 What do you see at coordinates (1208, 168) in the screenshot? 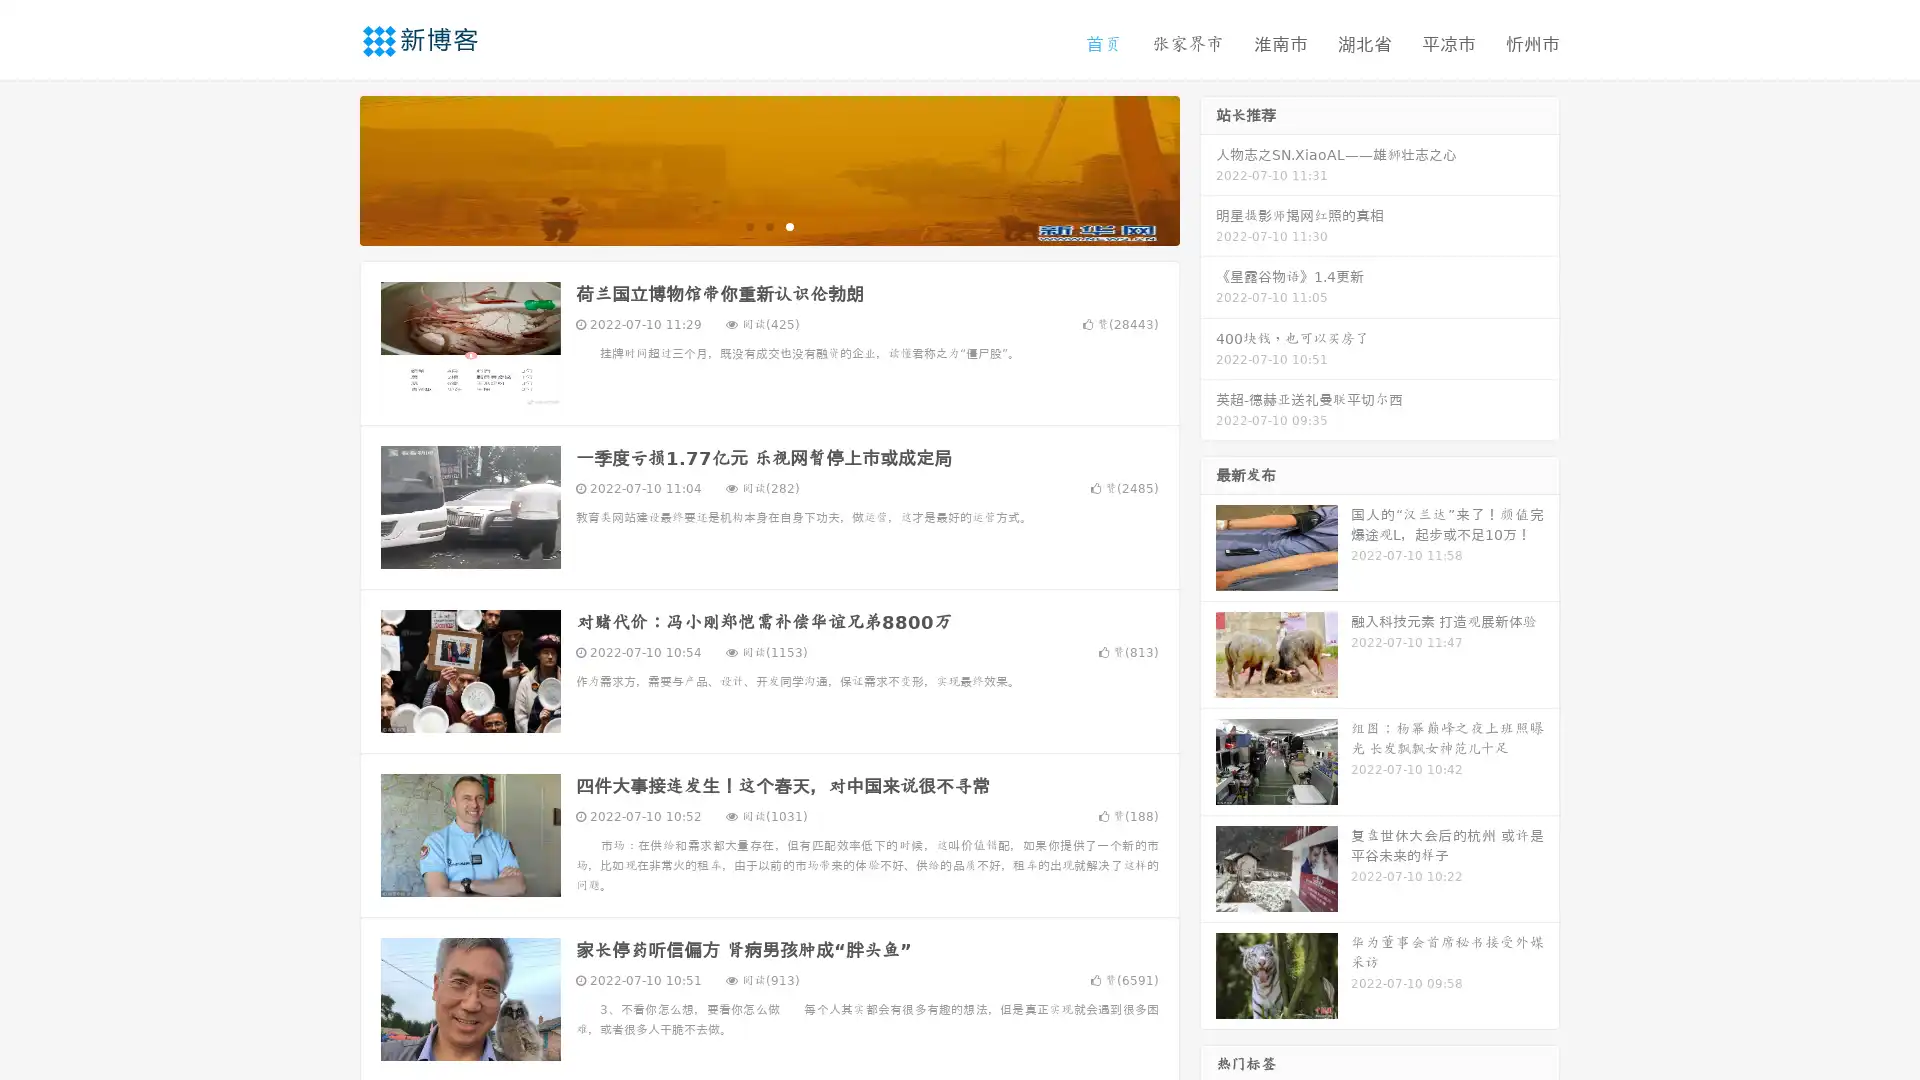
I see `Next slide` at bounding box center [1208, 168].